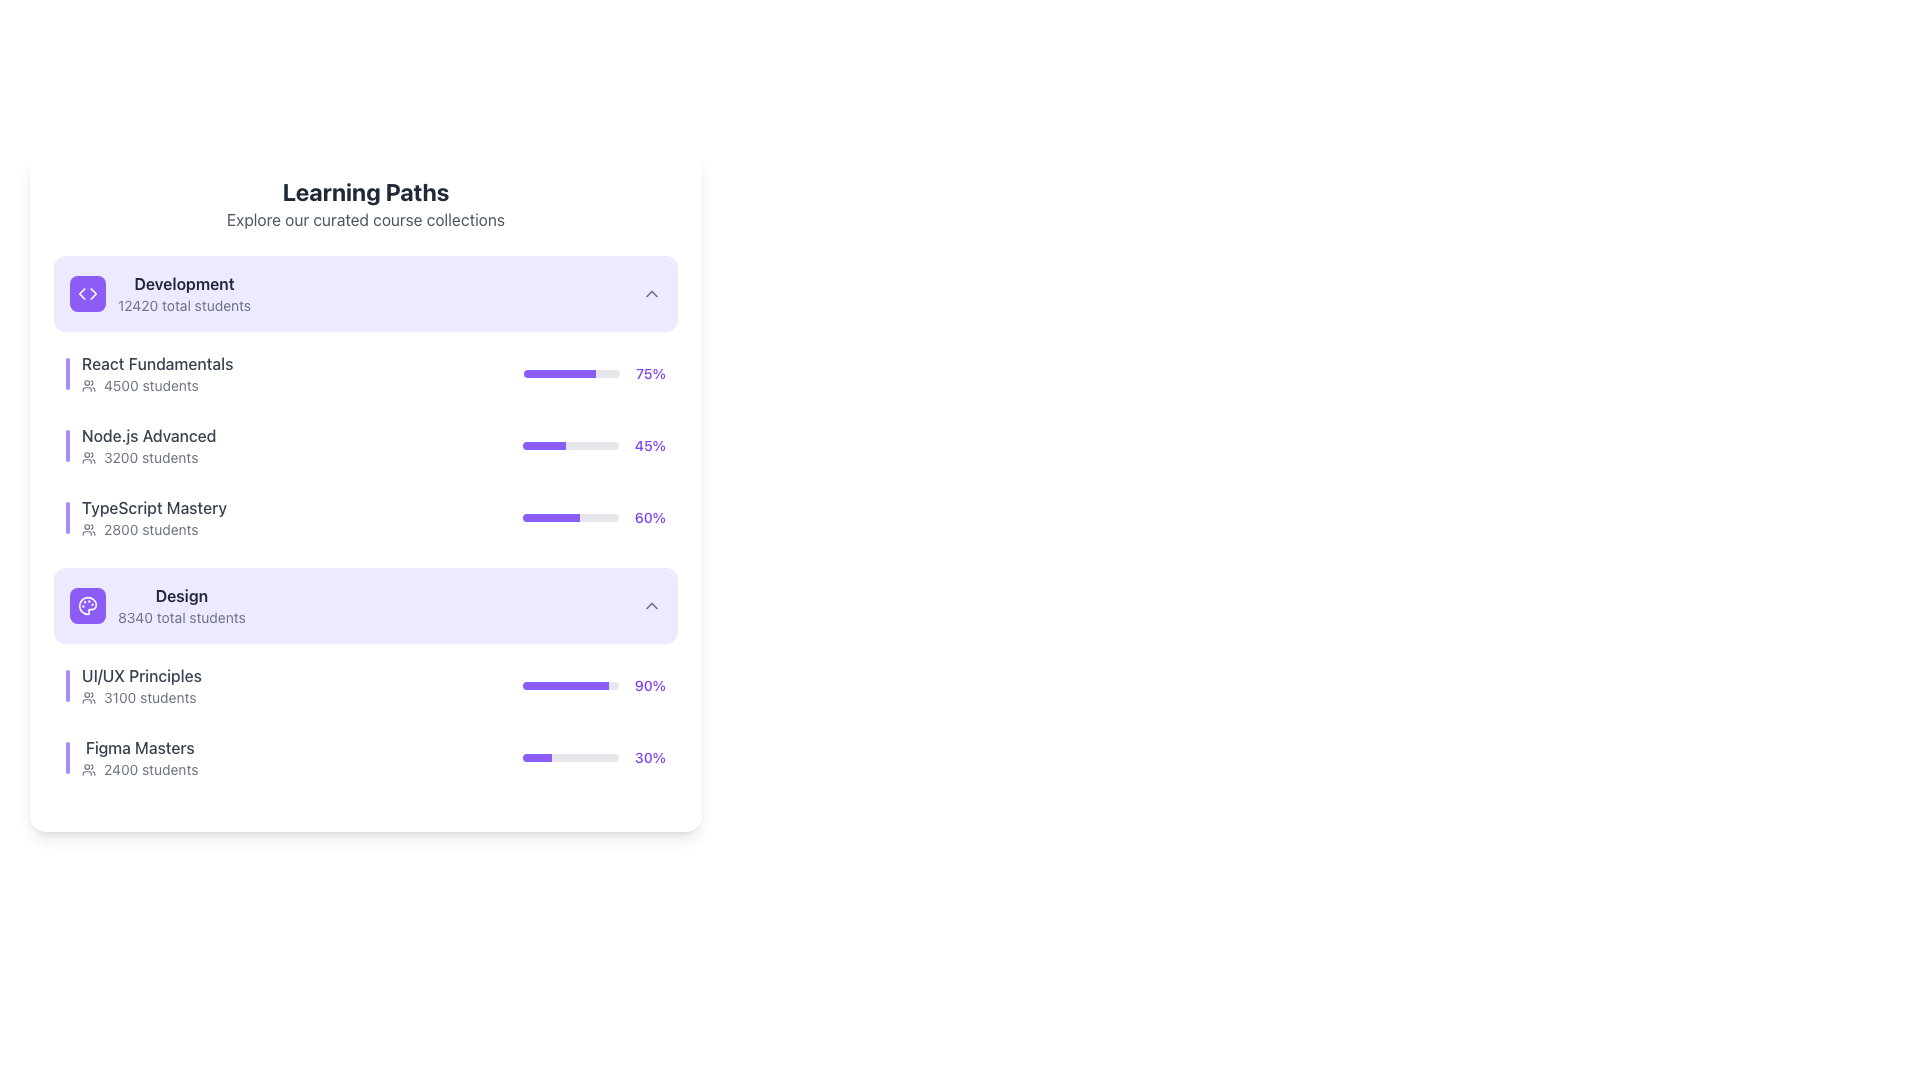 The width and height of the screenshot is (1920, 1080). I want to click on the violet progress bar segment representing 45% progress in the learning display under 'Node.js Advanced', so click(544, 445).